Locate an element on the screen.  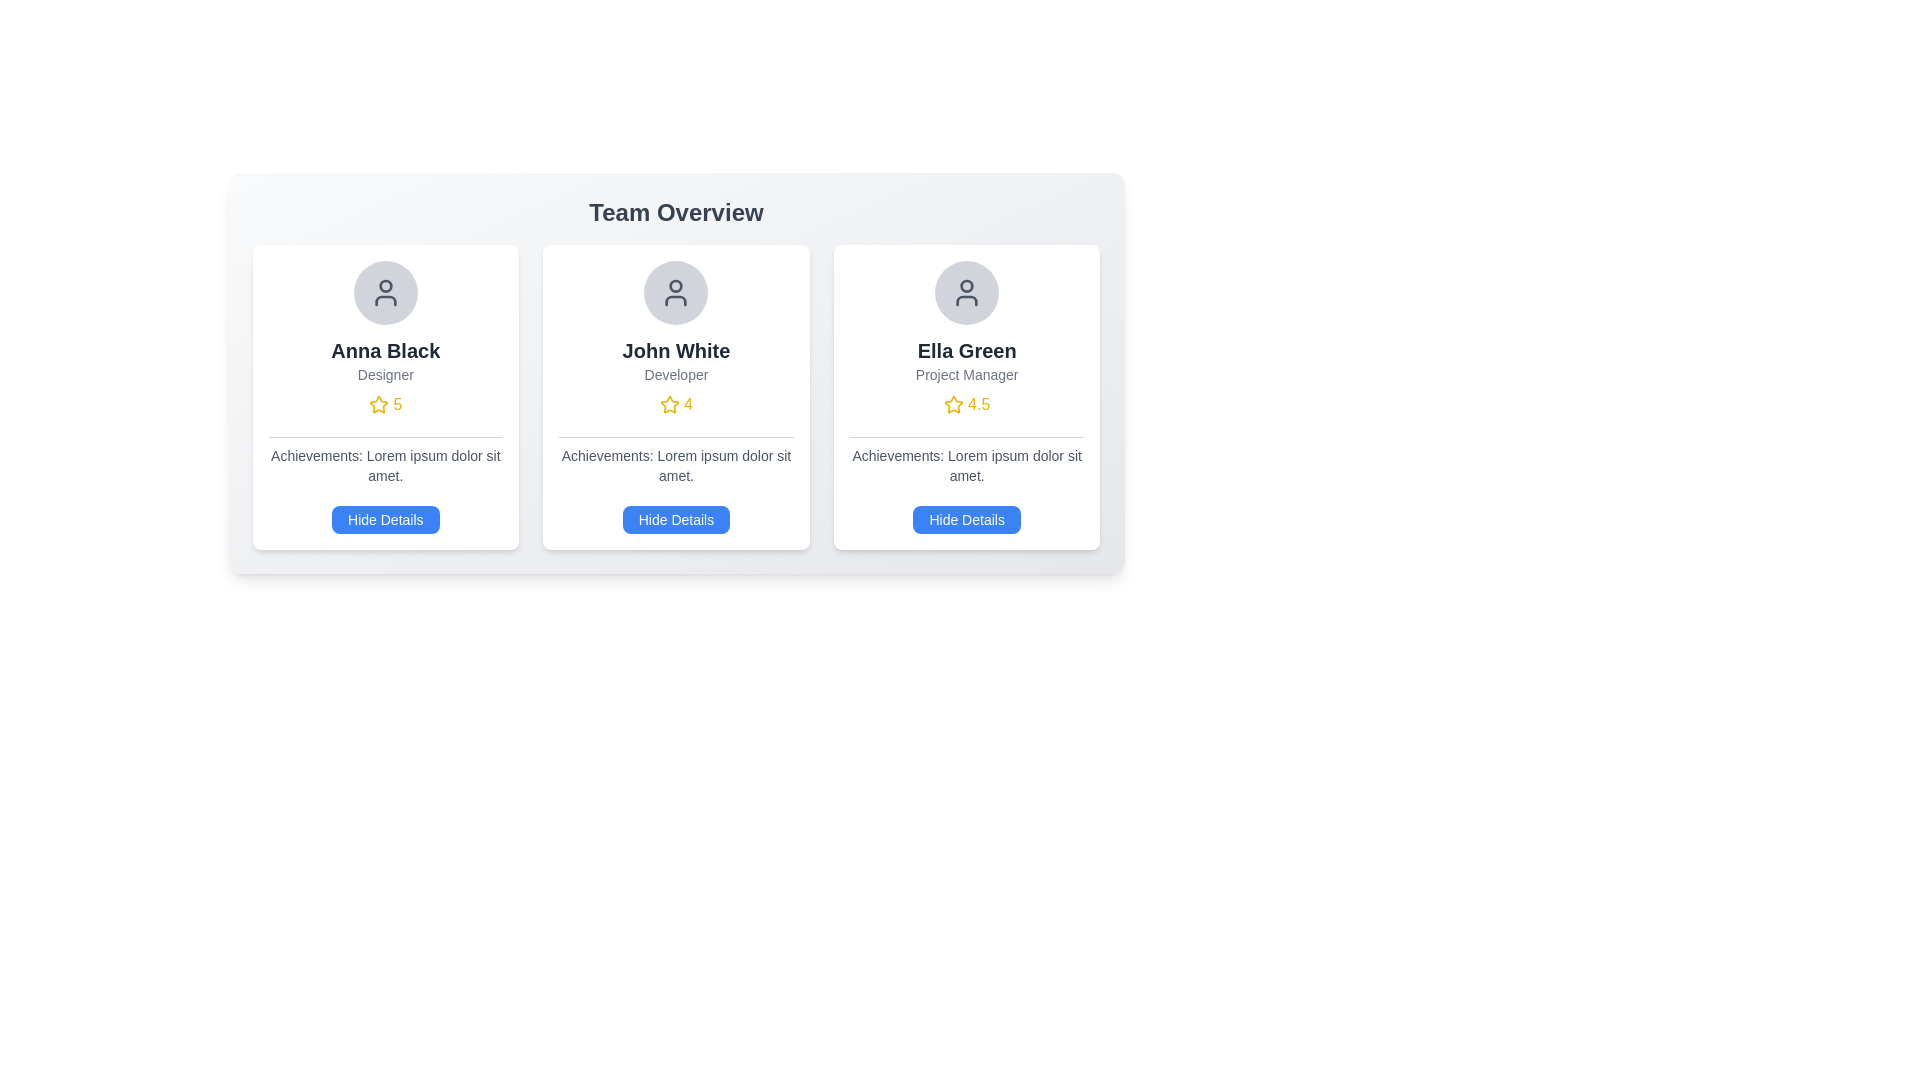
the circular avatar placeholder icon for the profile of 'Anna Black', which is located in the top-left profile card is located at coordinates (385, 293).